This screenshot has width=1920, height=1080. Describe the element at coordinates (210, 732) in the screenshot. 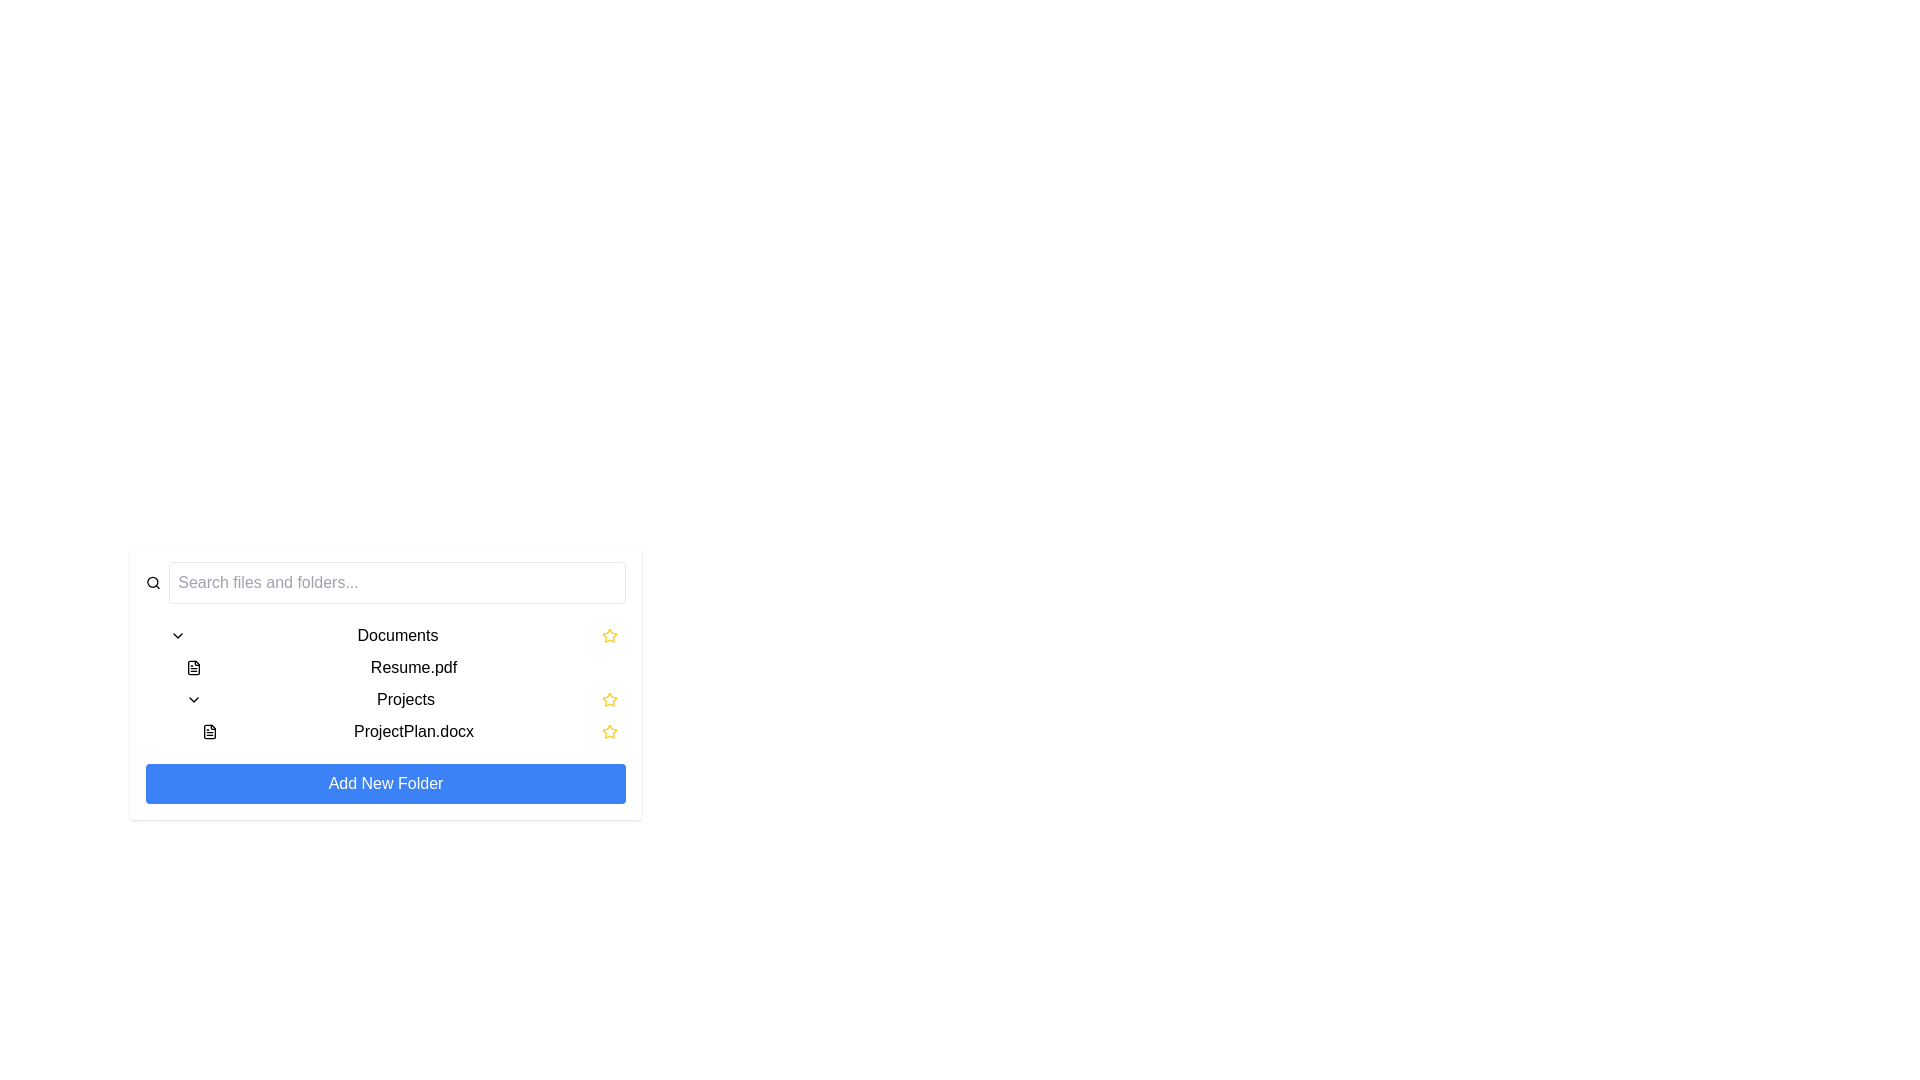

I see `the file representation icon for 'ProjectPlan.docx' within the SVG graphics context, located underneath the 'Projects' grouping` at that location.